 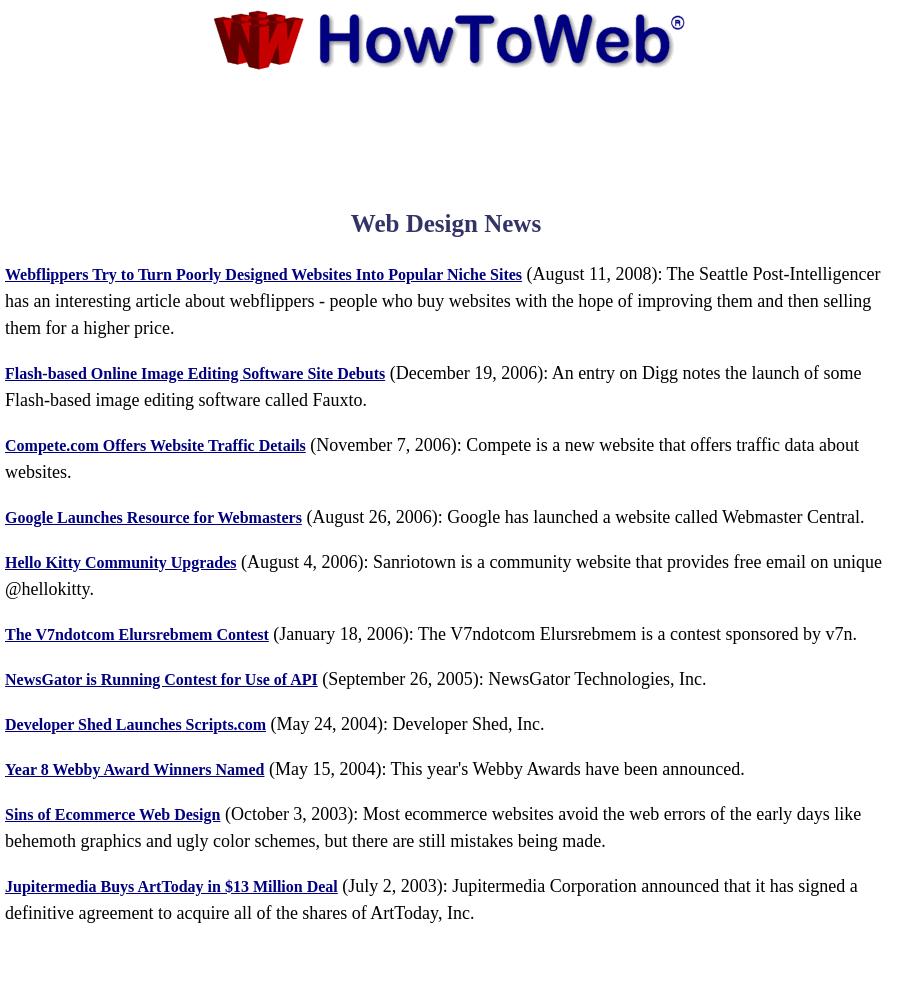 I want to click on 'Hello Kitty Community Upgrades', so click(x=120, y=561).